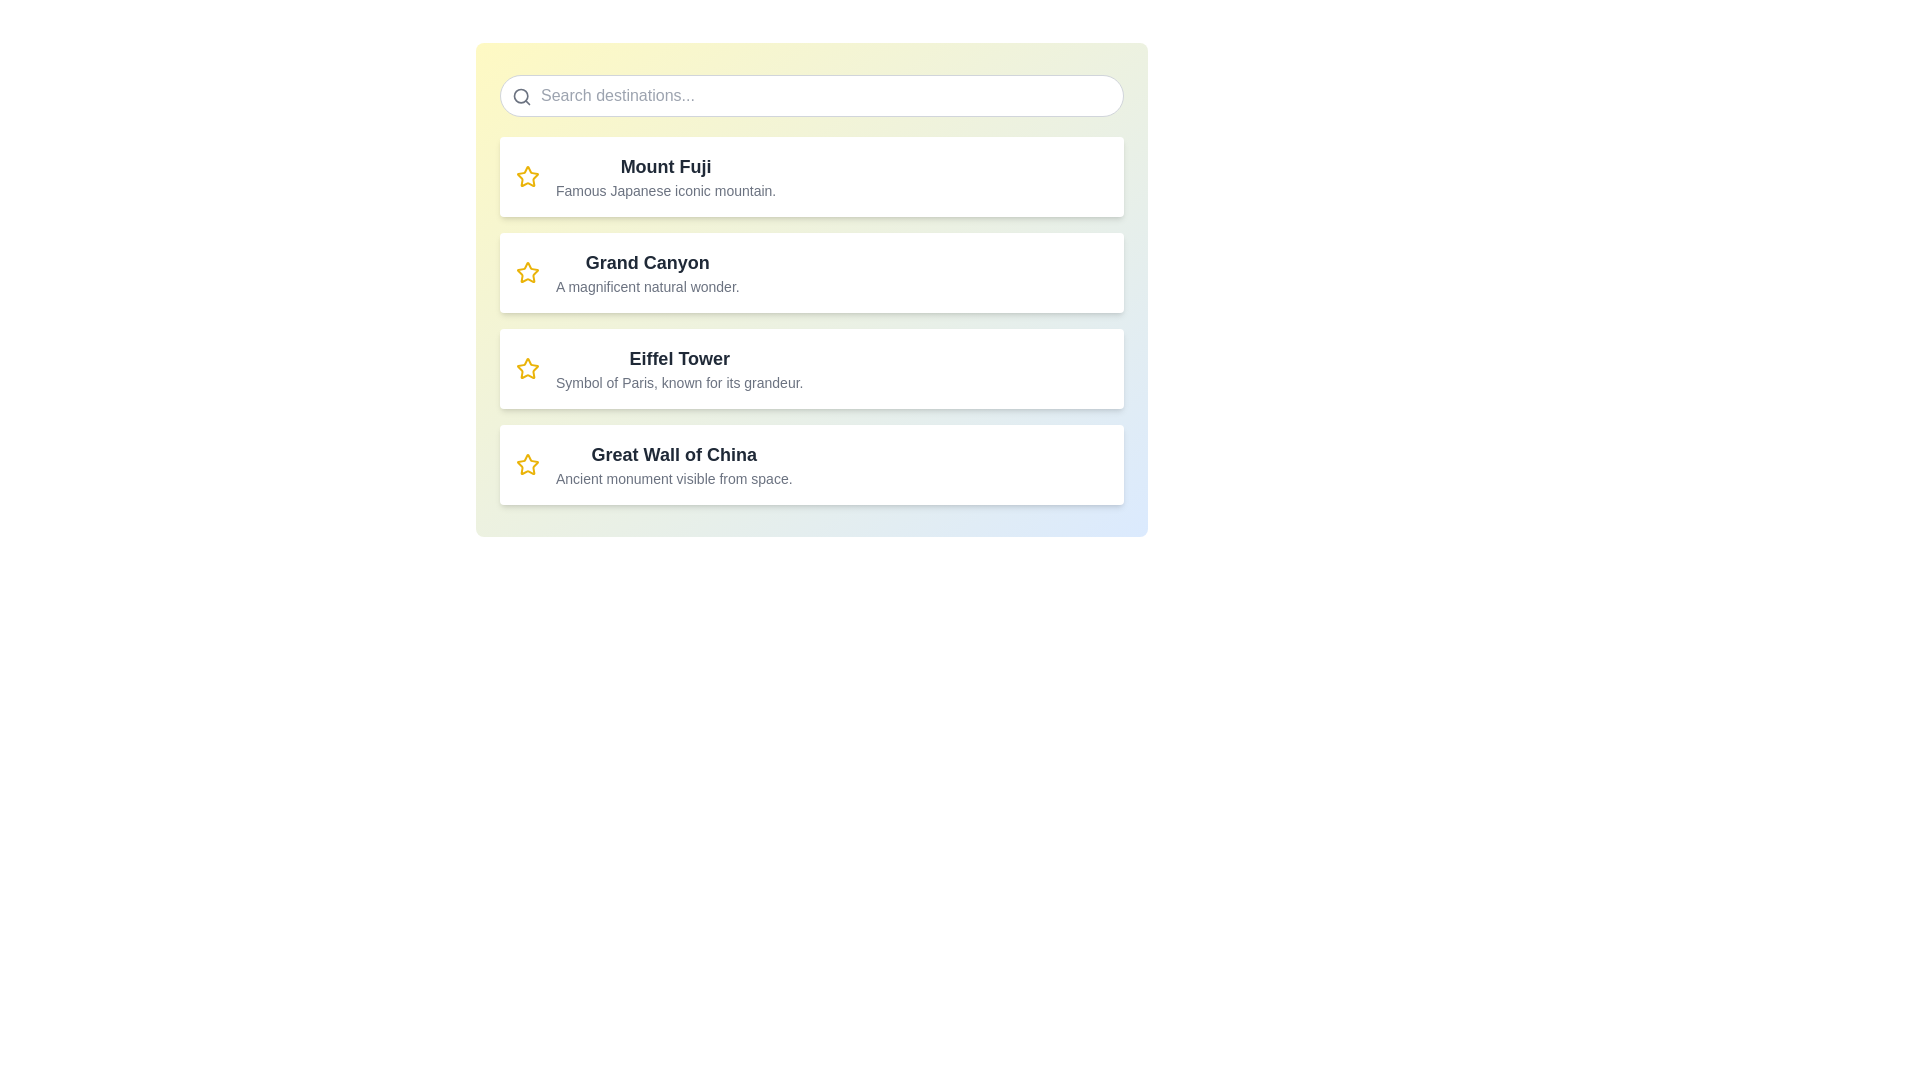  Describe the element at coordinates (528, 465) in the screenshot. I see `the yellow star icon located to the left of the text 'Great Wall of China Ancient monument visible from space.' in the fourth item of the vertical list` at that location.